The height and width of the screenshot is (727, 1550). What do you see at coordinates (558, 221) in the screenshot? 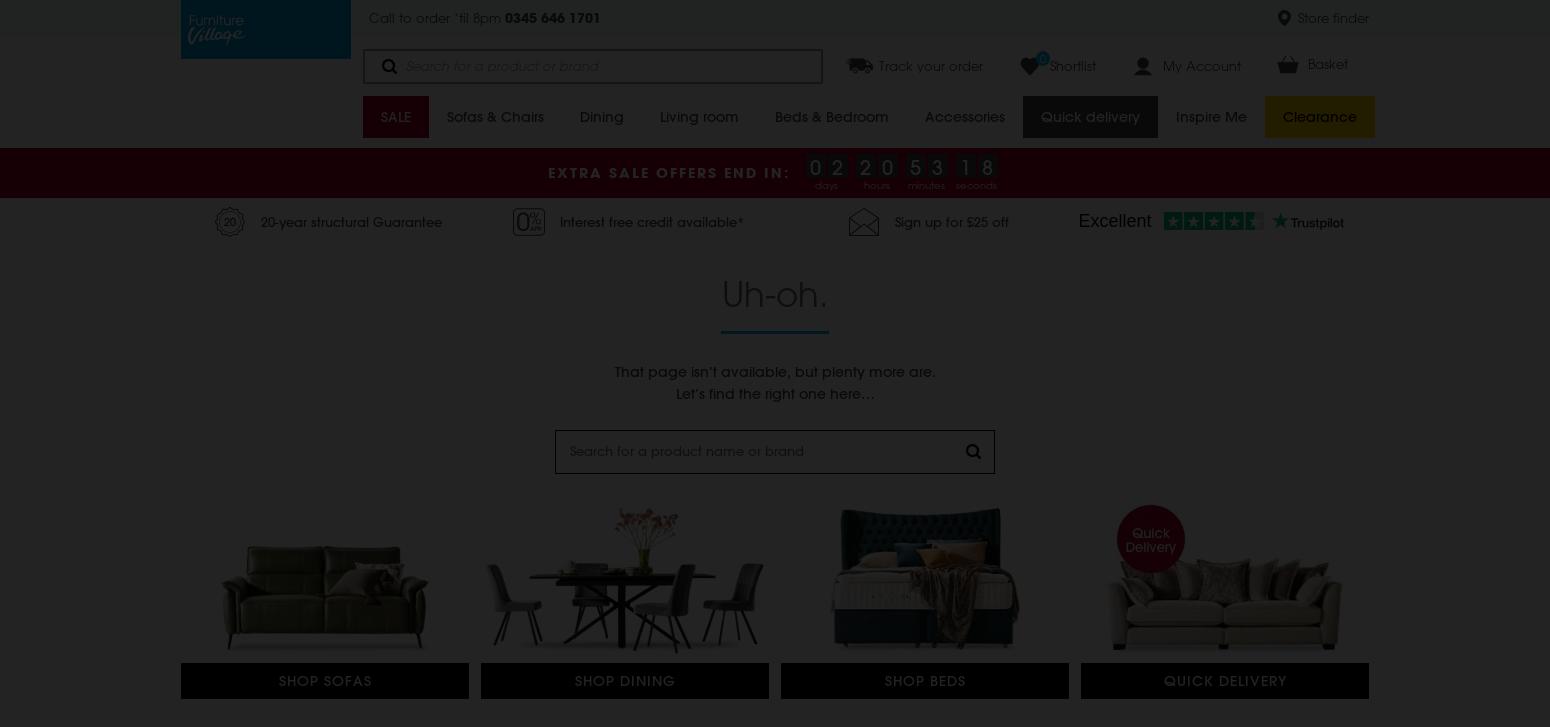
I see `'Interest free credit available*'` at bounding box center [558, 221].